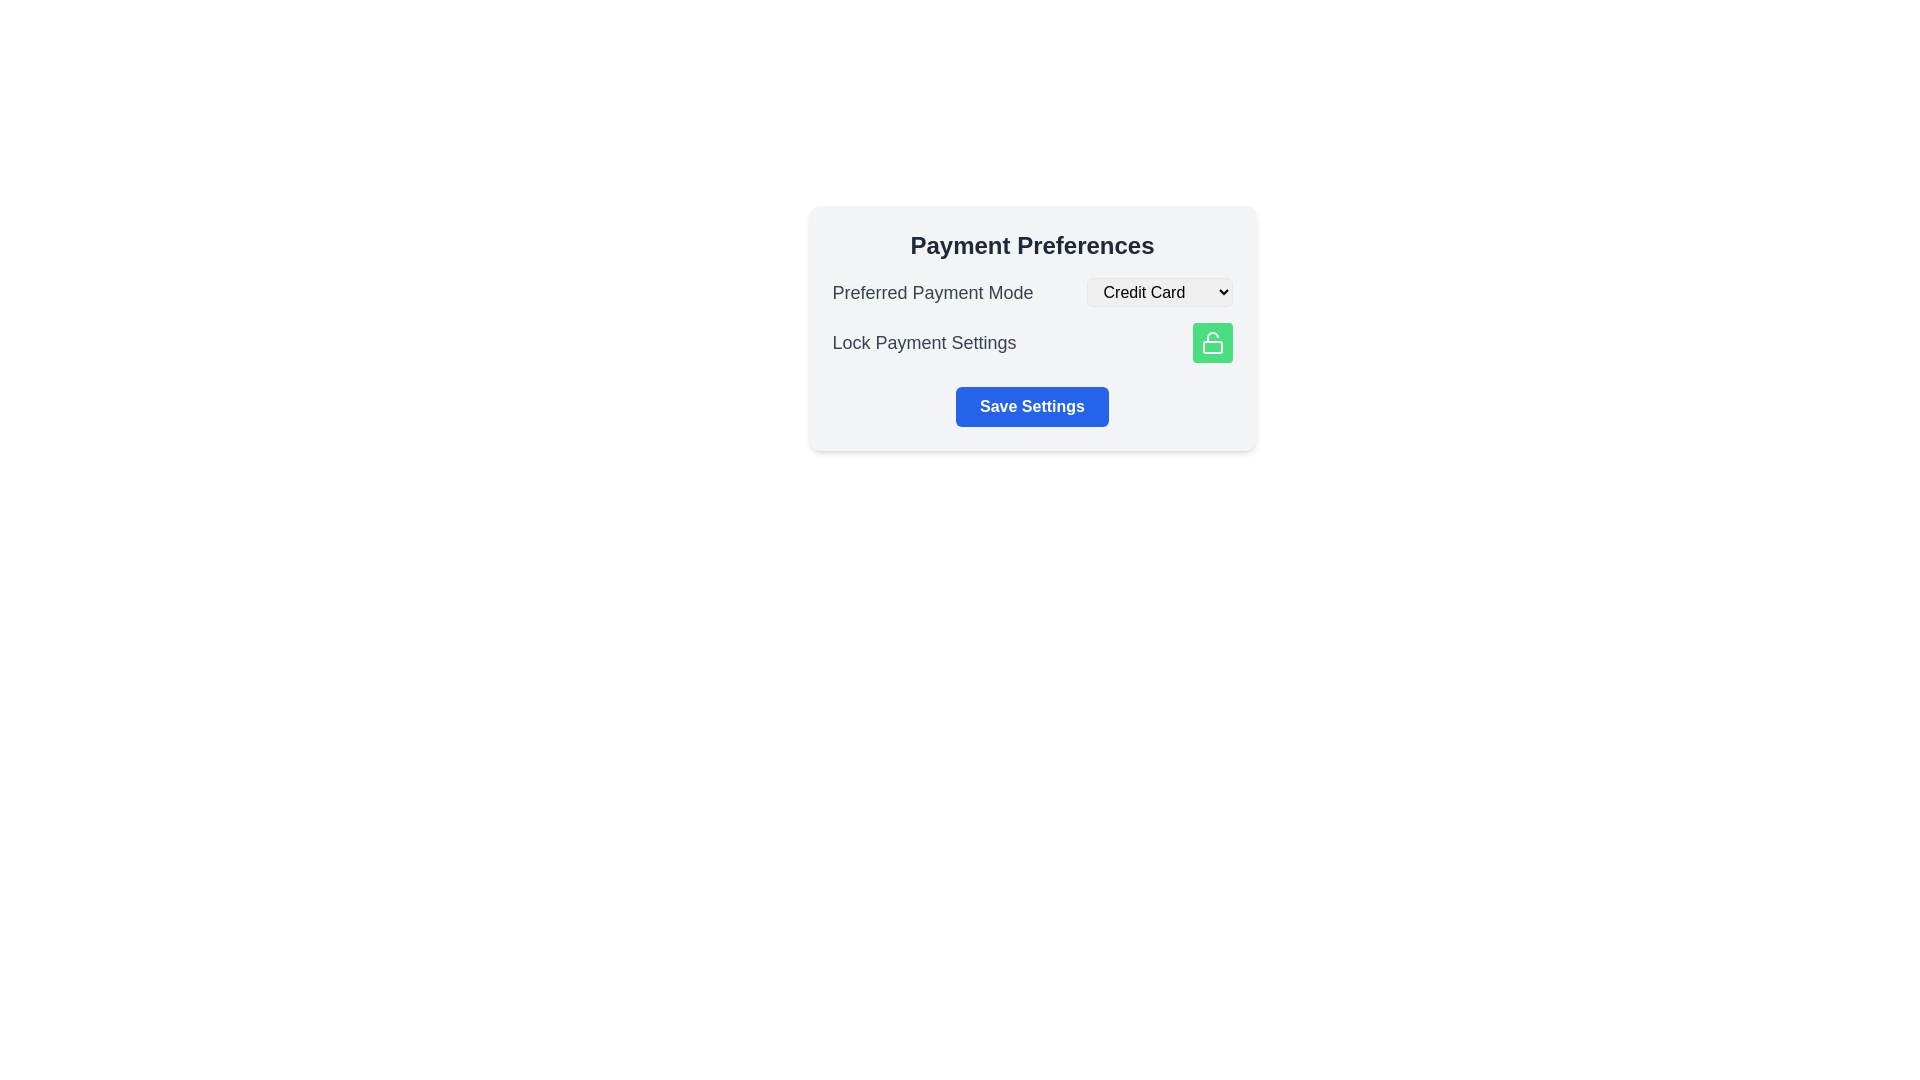  What do you see at coordinates (1211, 336) in the screenshot?
I see `the open lock shackle icon located on the right side of the 'Lock Payment Settings' label, which indicates an unlocked state and is found within a button with a green background in the 'Payment Preferences' section` at bounding box center [1211, 336].